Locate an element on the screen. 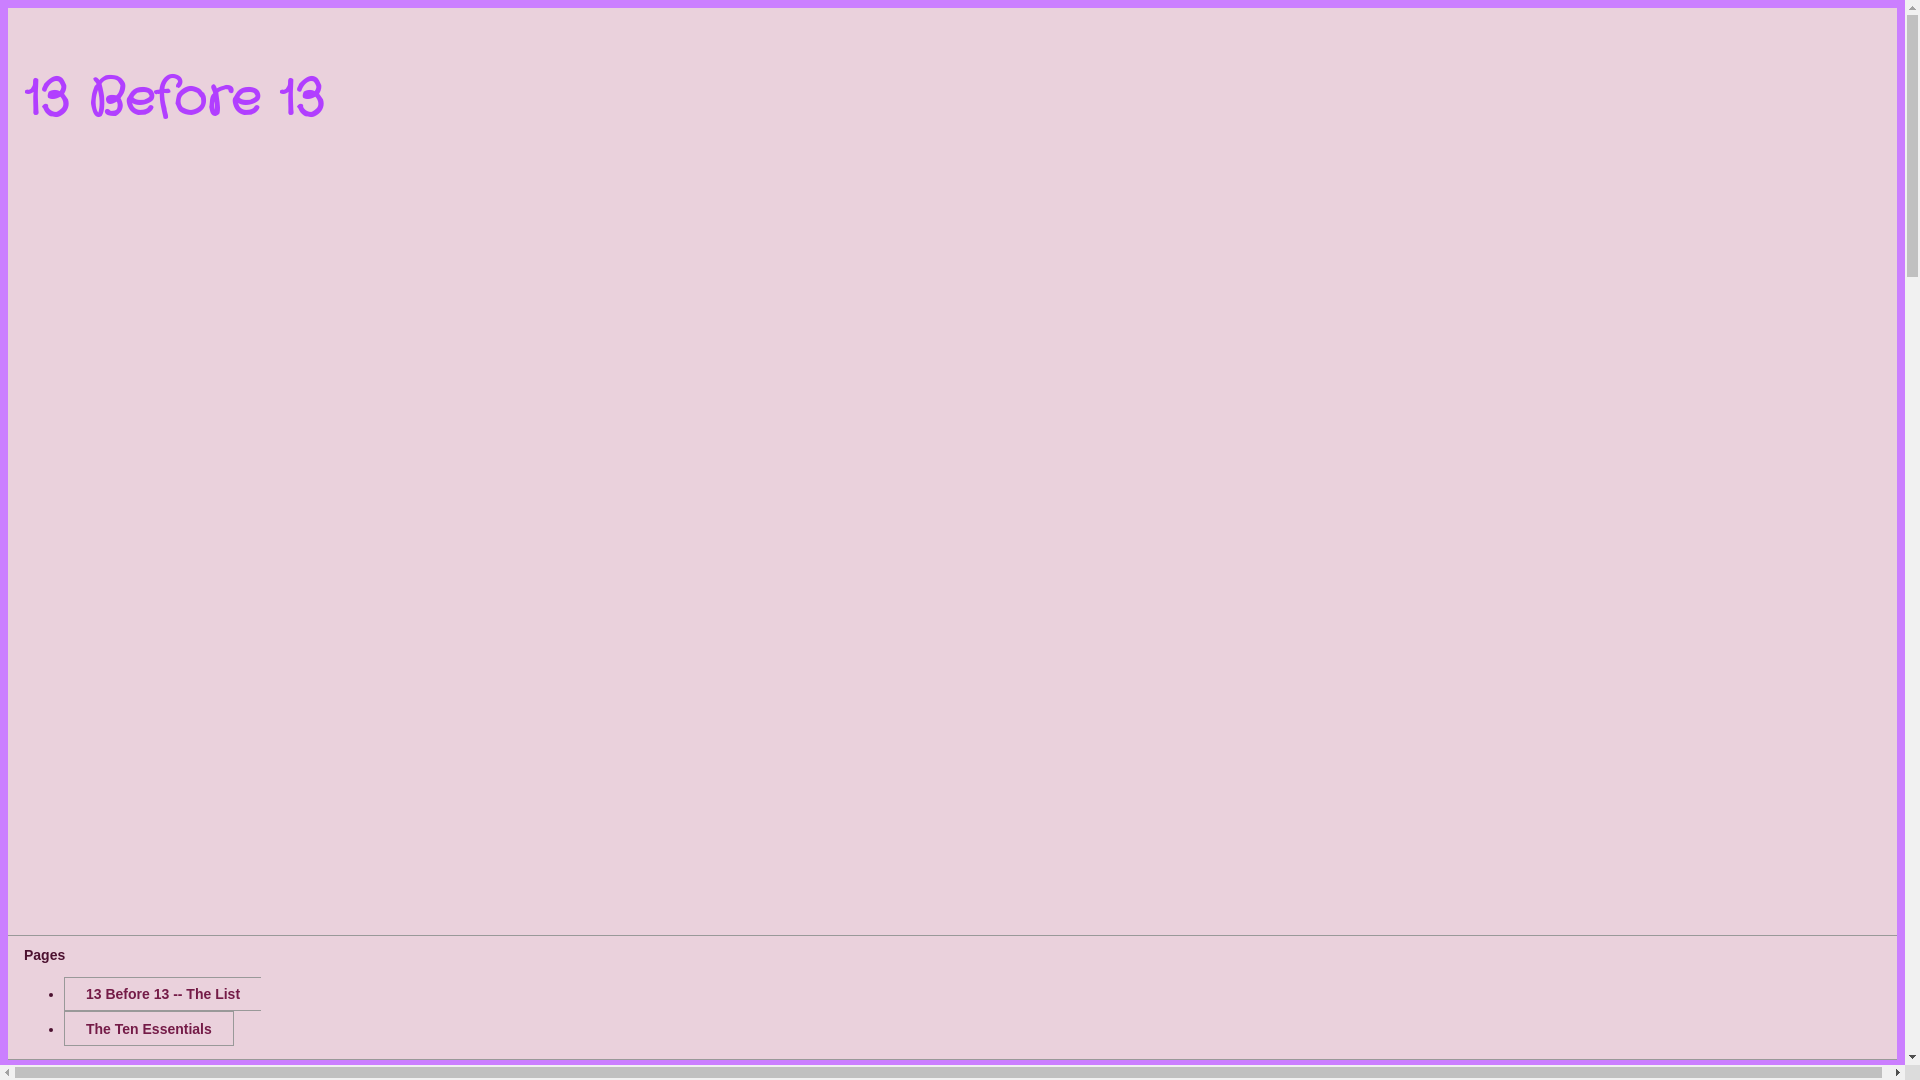 This screenshot has height=1080, width=1920. 'The Ten Essentials' is located at coordinates (63, 1028).